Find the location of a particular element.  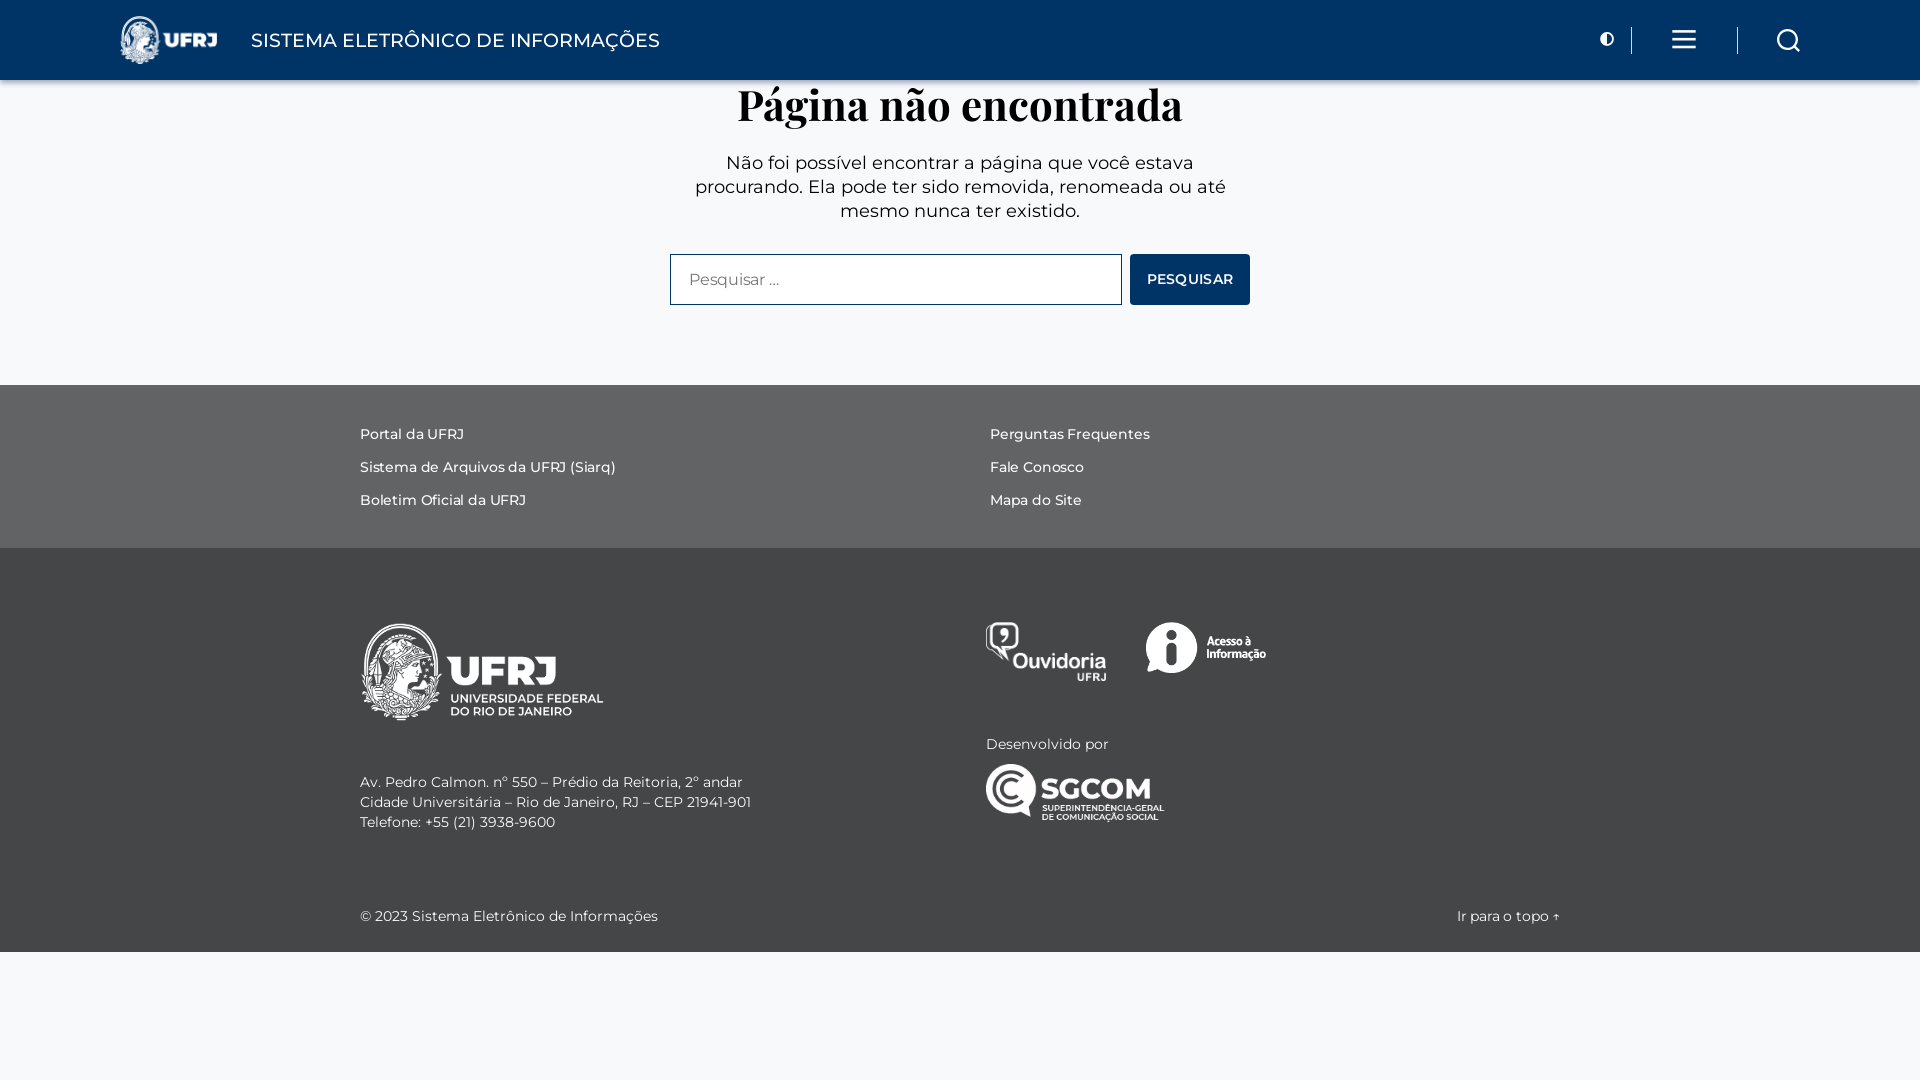

'Boletim Oficial da UFRJ' is located at coordinates (360, 499).